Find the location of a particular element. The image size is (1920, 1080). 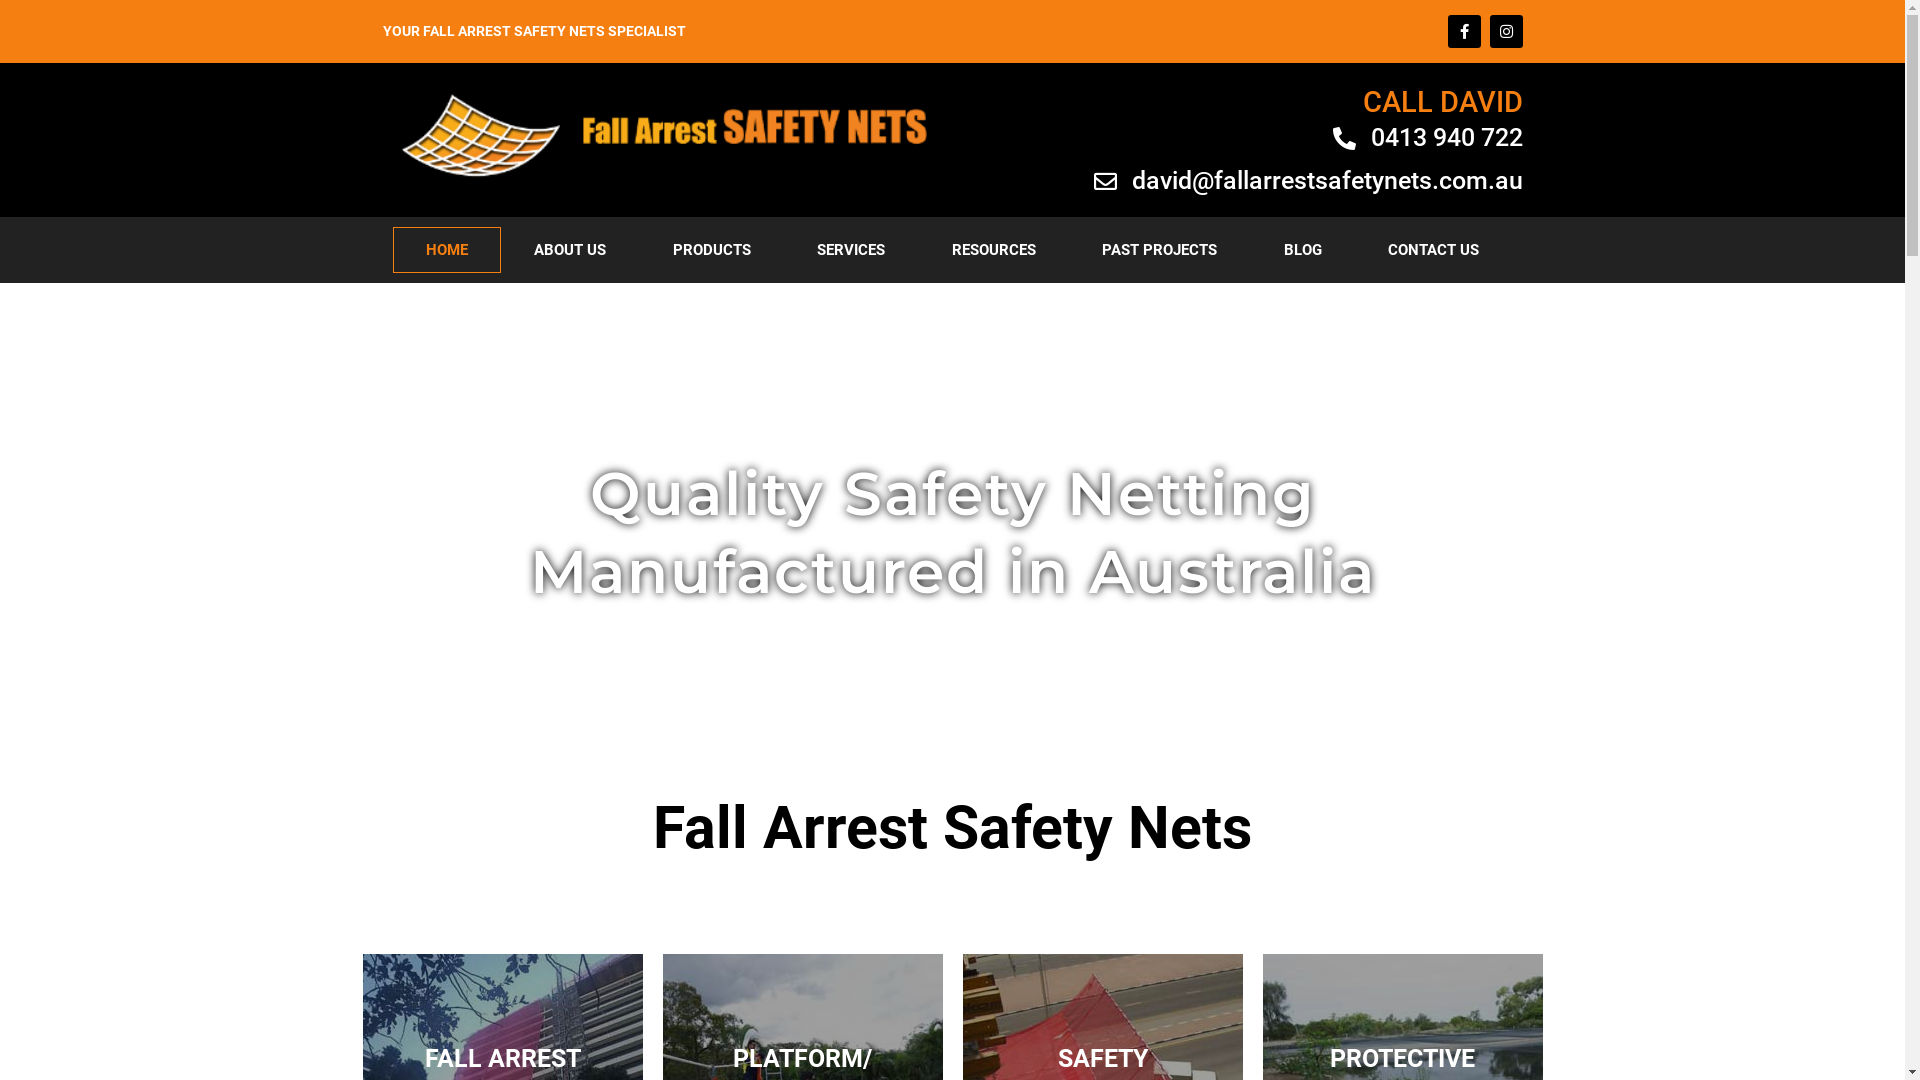

'HOME' is located at coordinates (445, 249).